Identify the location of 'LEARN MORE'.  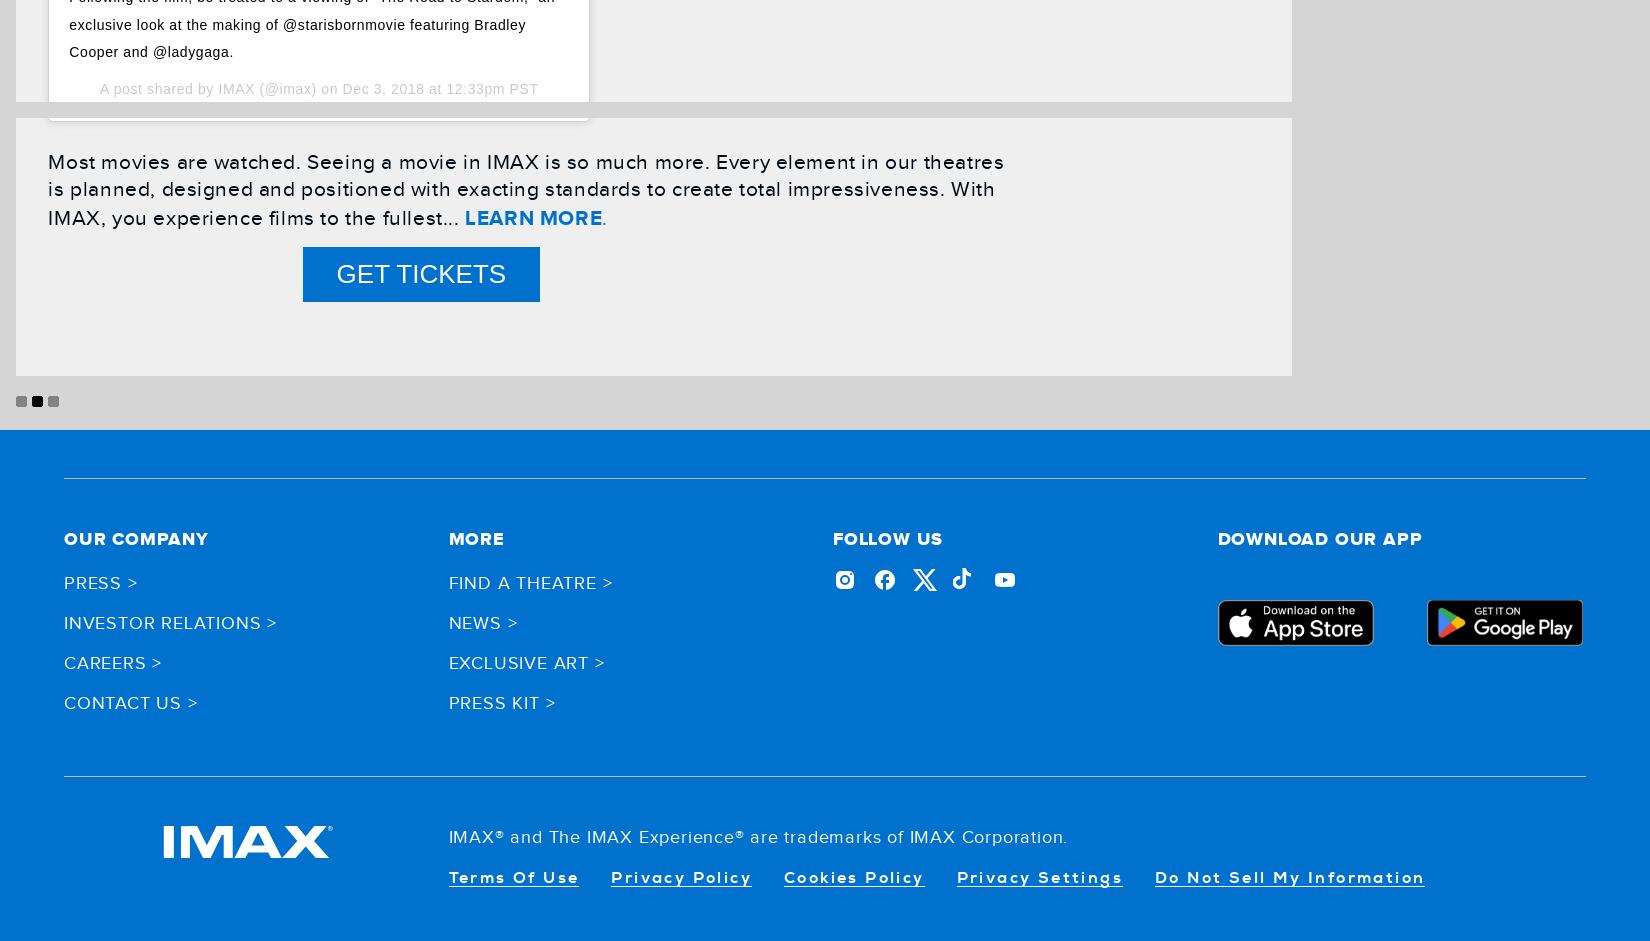
(532, 216).